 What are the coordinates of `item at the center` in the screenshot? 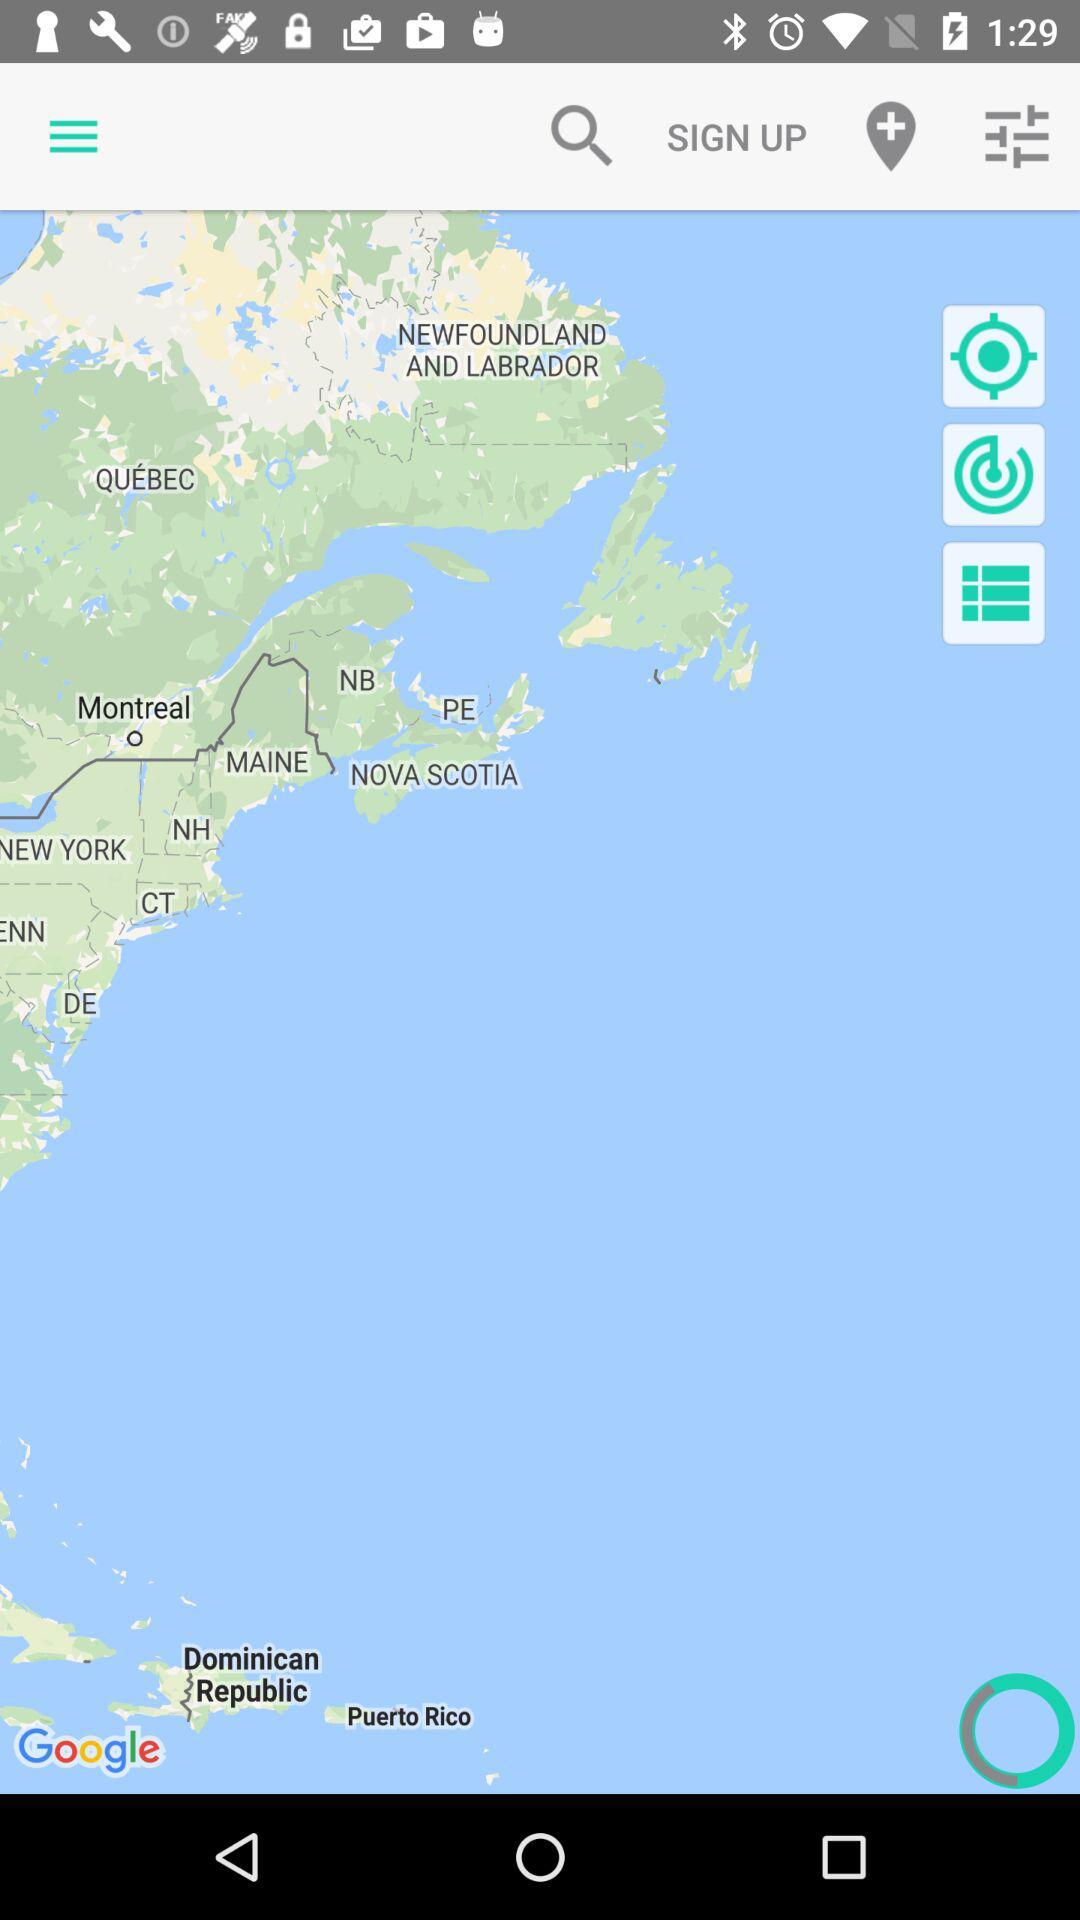 It's located at (540, 1002).